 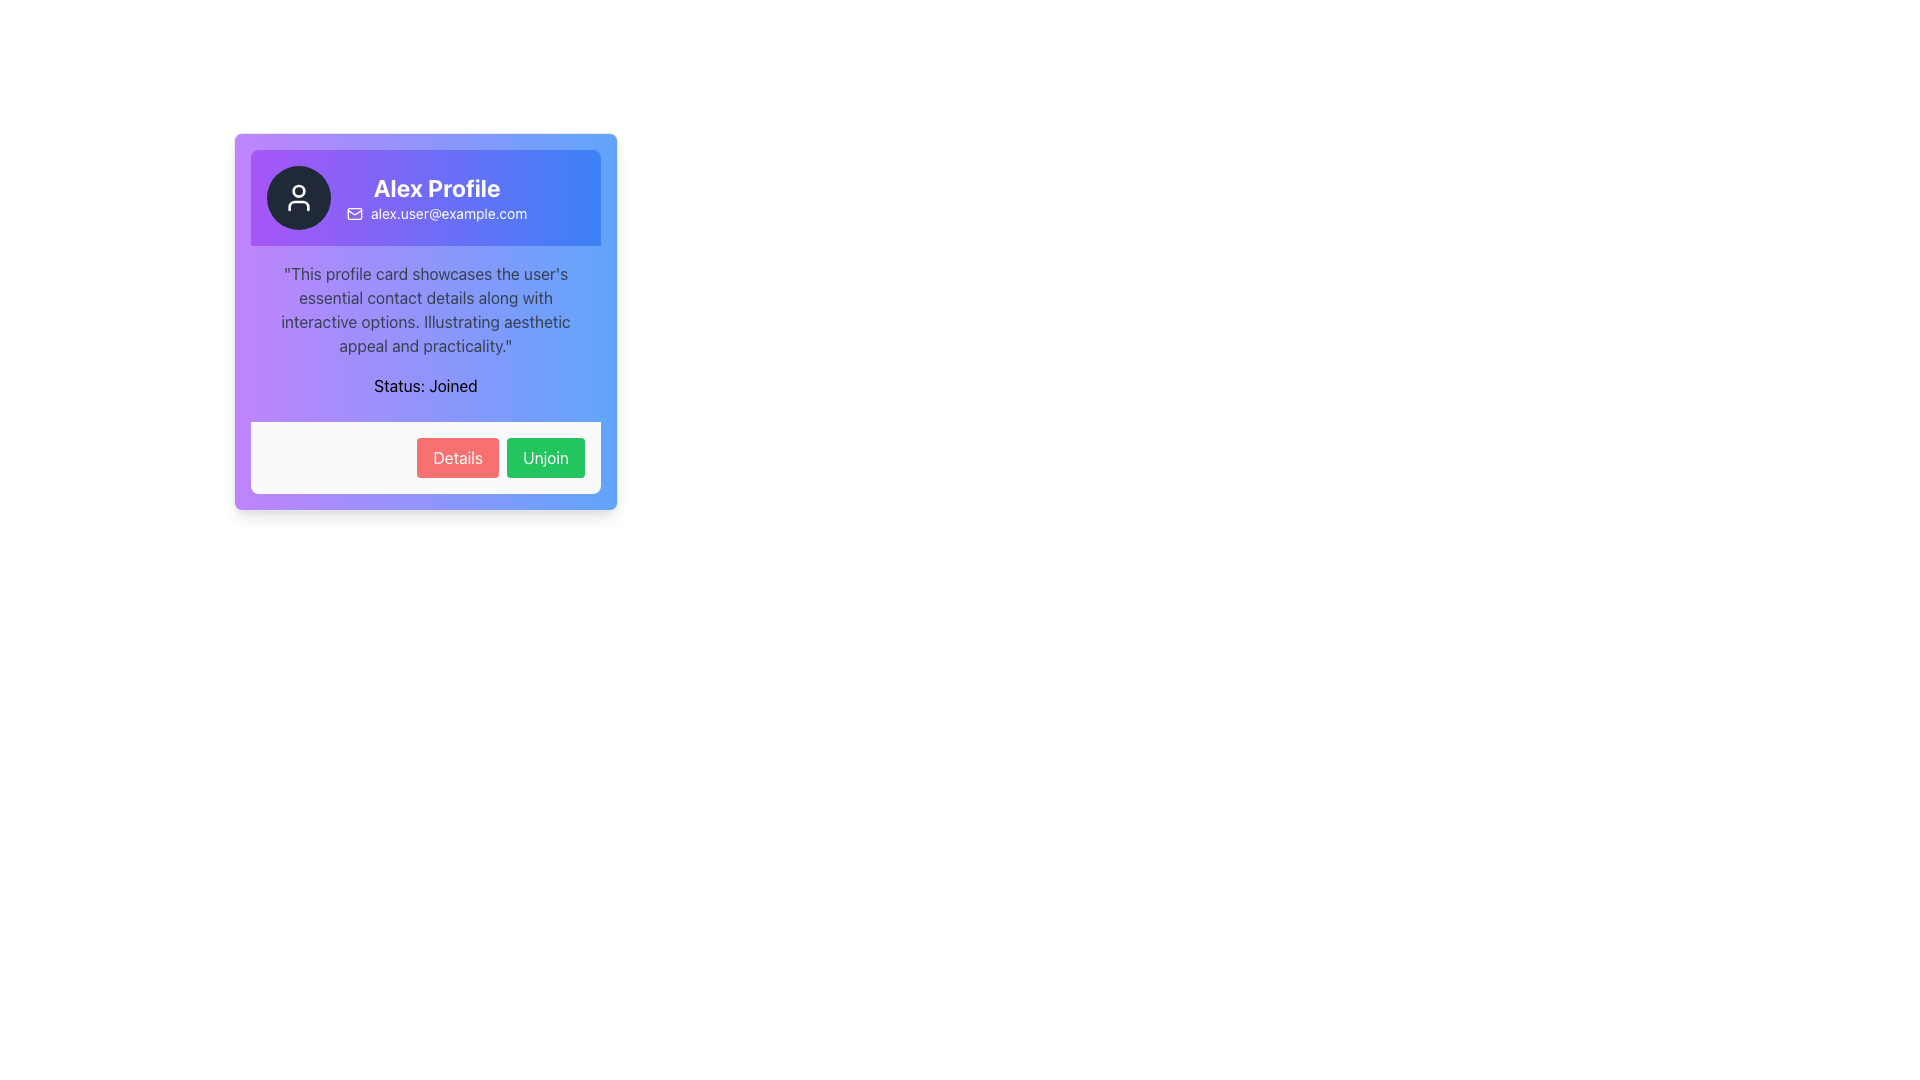 What do you see at coordinates (436, 188) in the screenshot?
I see `the profile name text label displaying 'Alex Profile', which is positioned at the top-middle of the profile card` at bounding box center [436, 188].